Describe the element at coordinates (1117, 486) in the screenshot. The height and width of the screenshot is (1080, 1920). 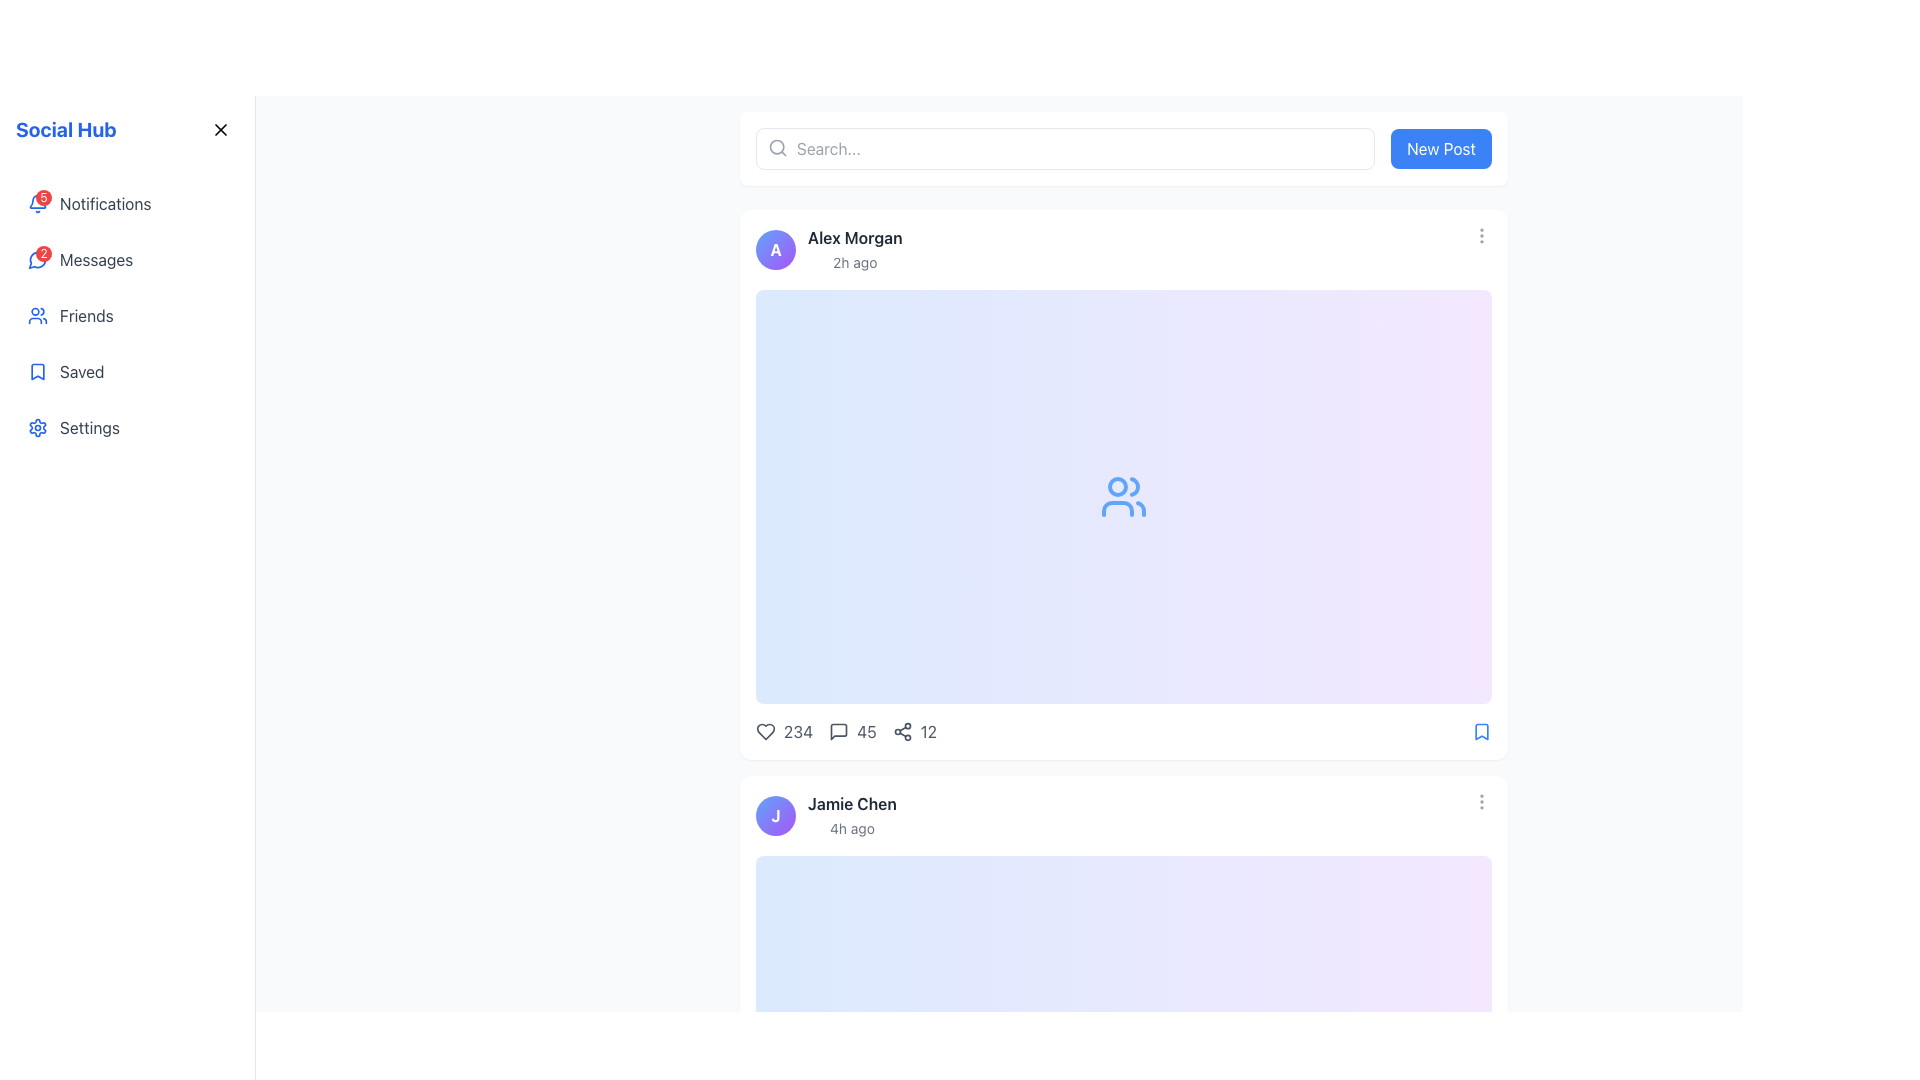
I see `the Circular SVG component that represents the head of a user in a group user icon, located within the head section of the user icon` at that location.